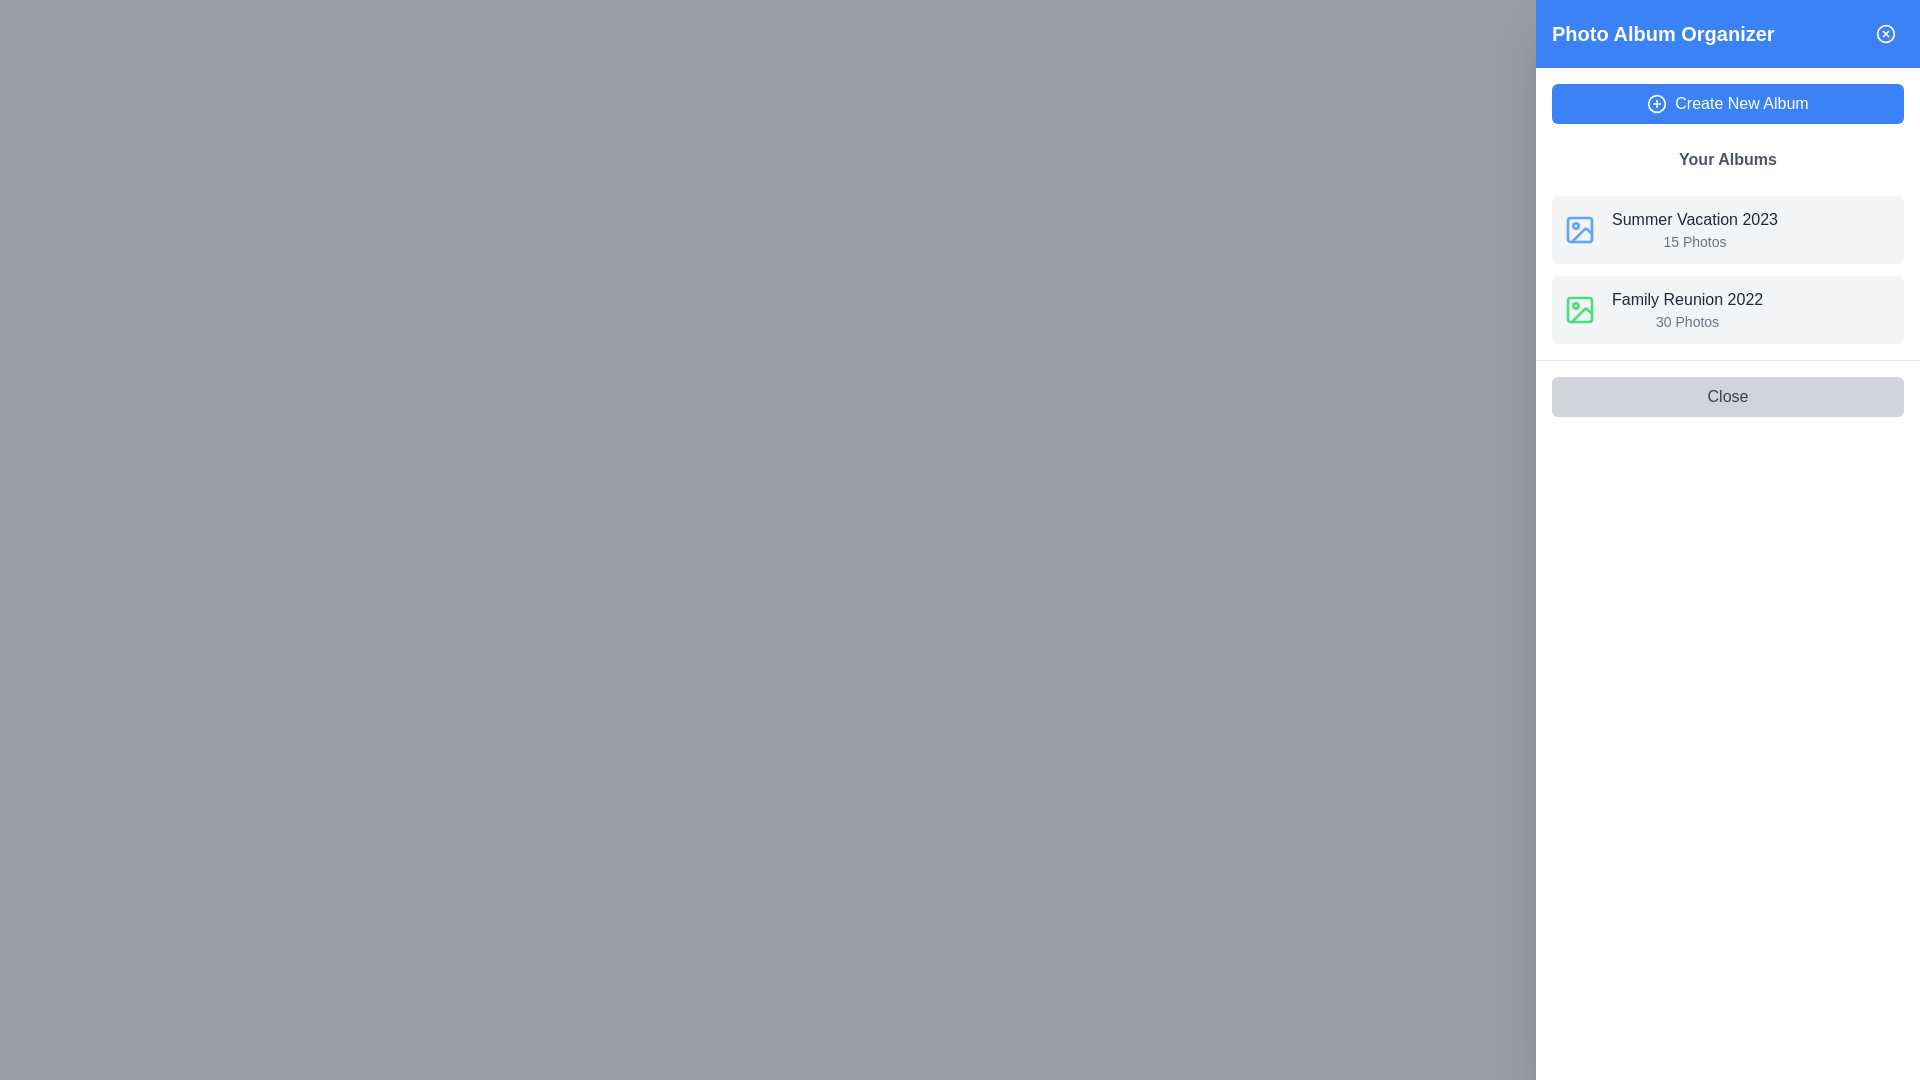 The height and width of the screenshot is (1080, 1920). What do you see at coordinates (1686, 300) in the screenshot?
I see `the label that identifies the photo album in the second card under the 'Your Albums' section in the right sidebar of the Photo Album Organizer interface` at bounding box center [1686, 300].